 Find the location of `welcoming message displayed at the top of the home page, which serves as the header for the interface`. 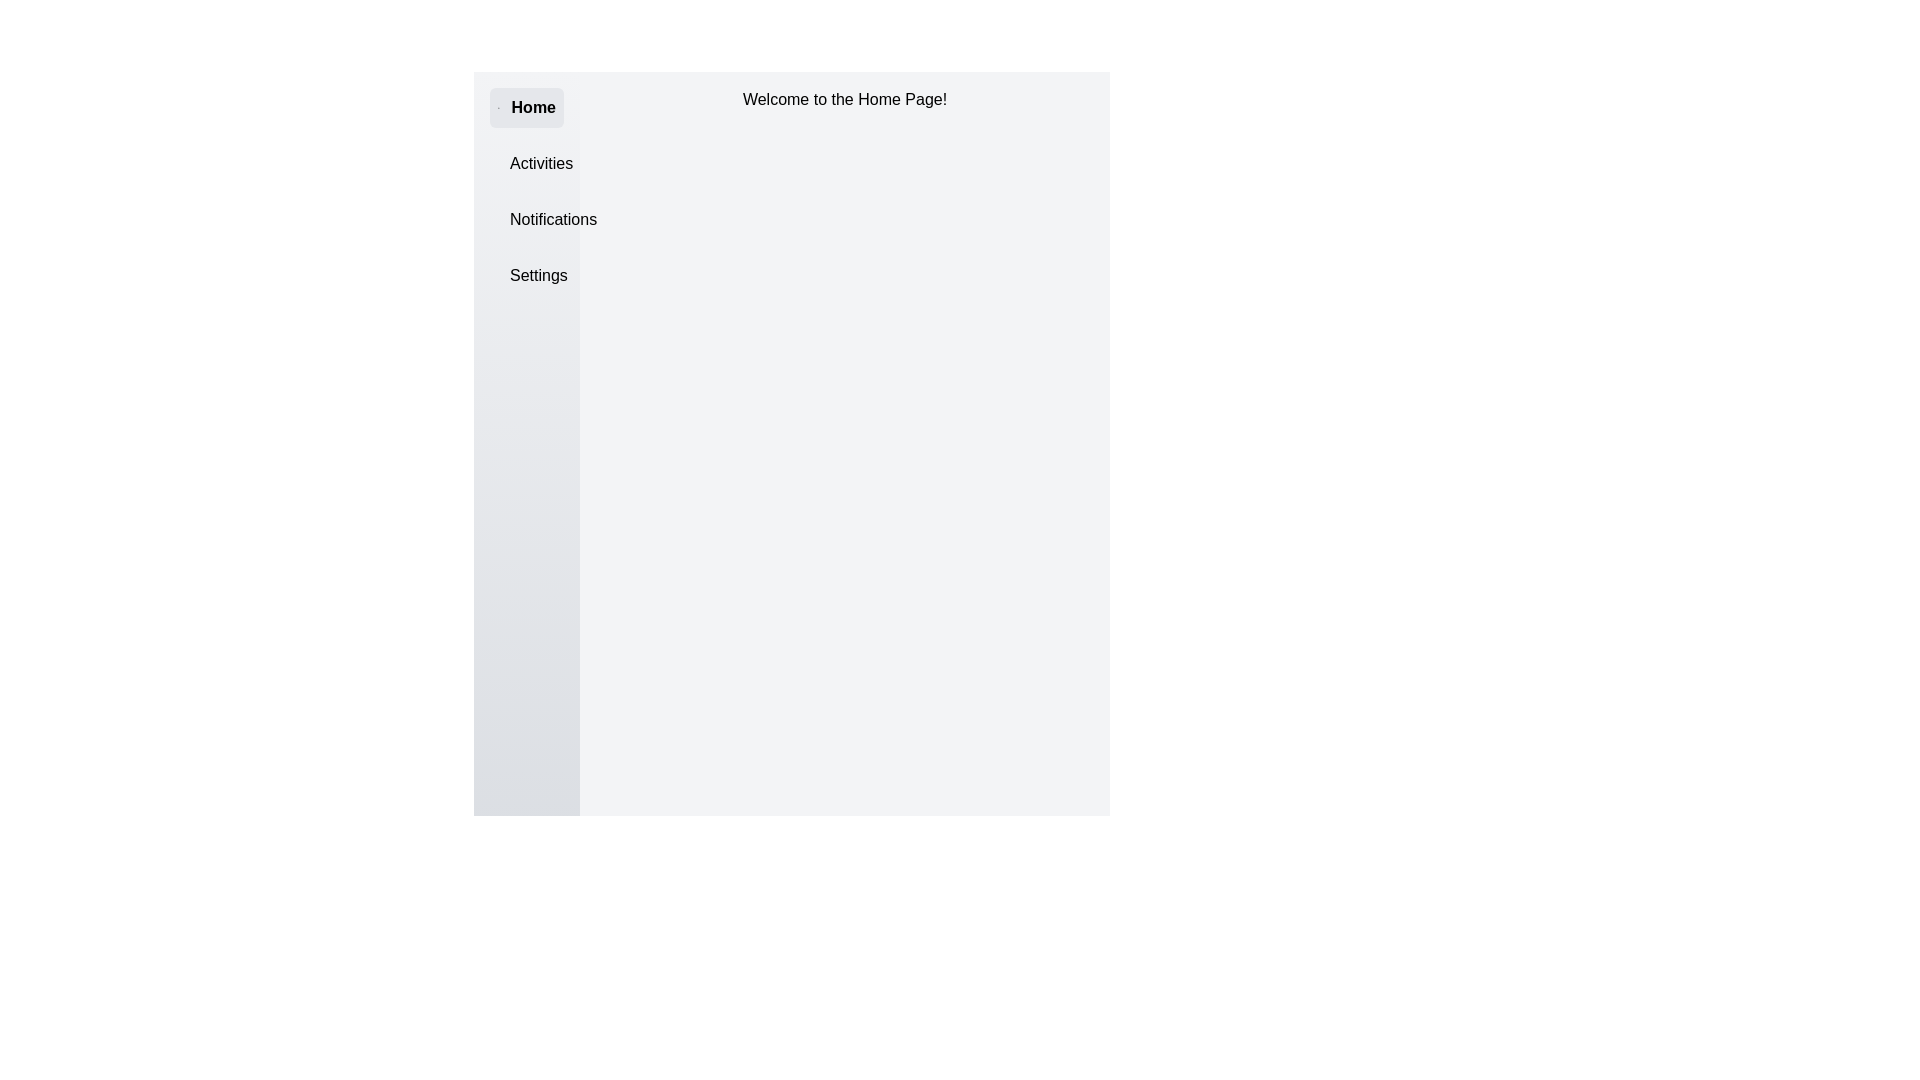

welcoming message displayed at the top of the home page, which serves as the header for the interface is located at coordinates (844, 100).